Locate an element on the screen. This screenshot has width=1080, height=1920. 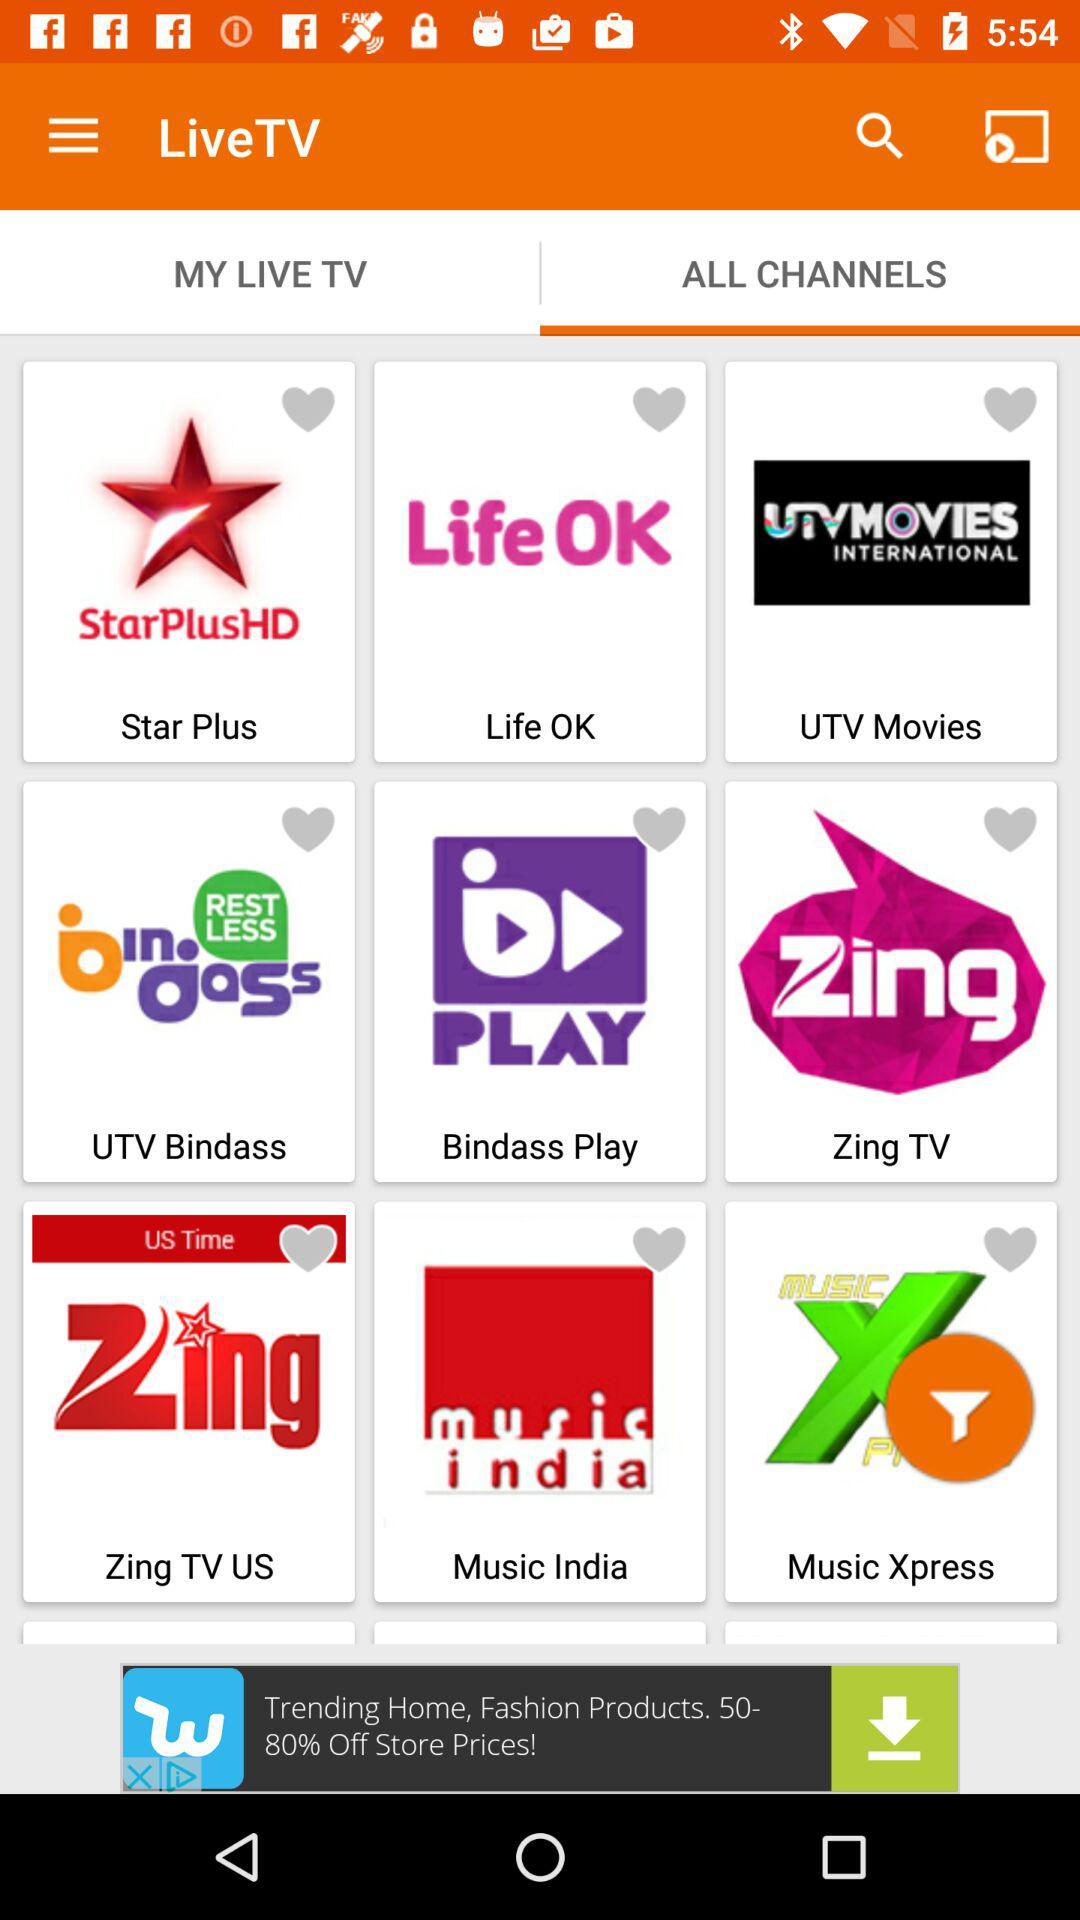
advertisement to favorites is located at coordinates (308, 828).